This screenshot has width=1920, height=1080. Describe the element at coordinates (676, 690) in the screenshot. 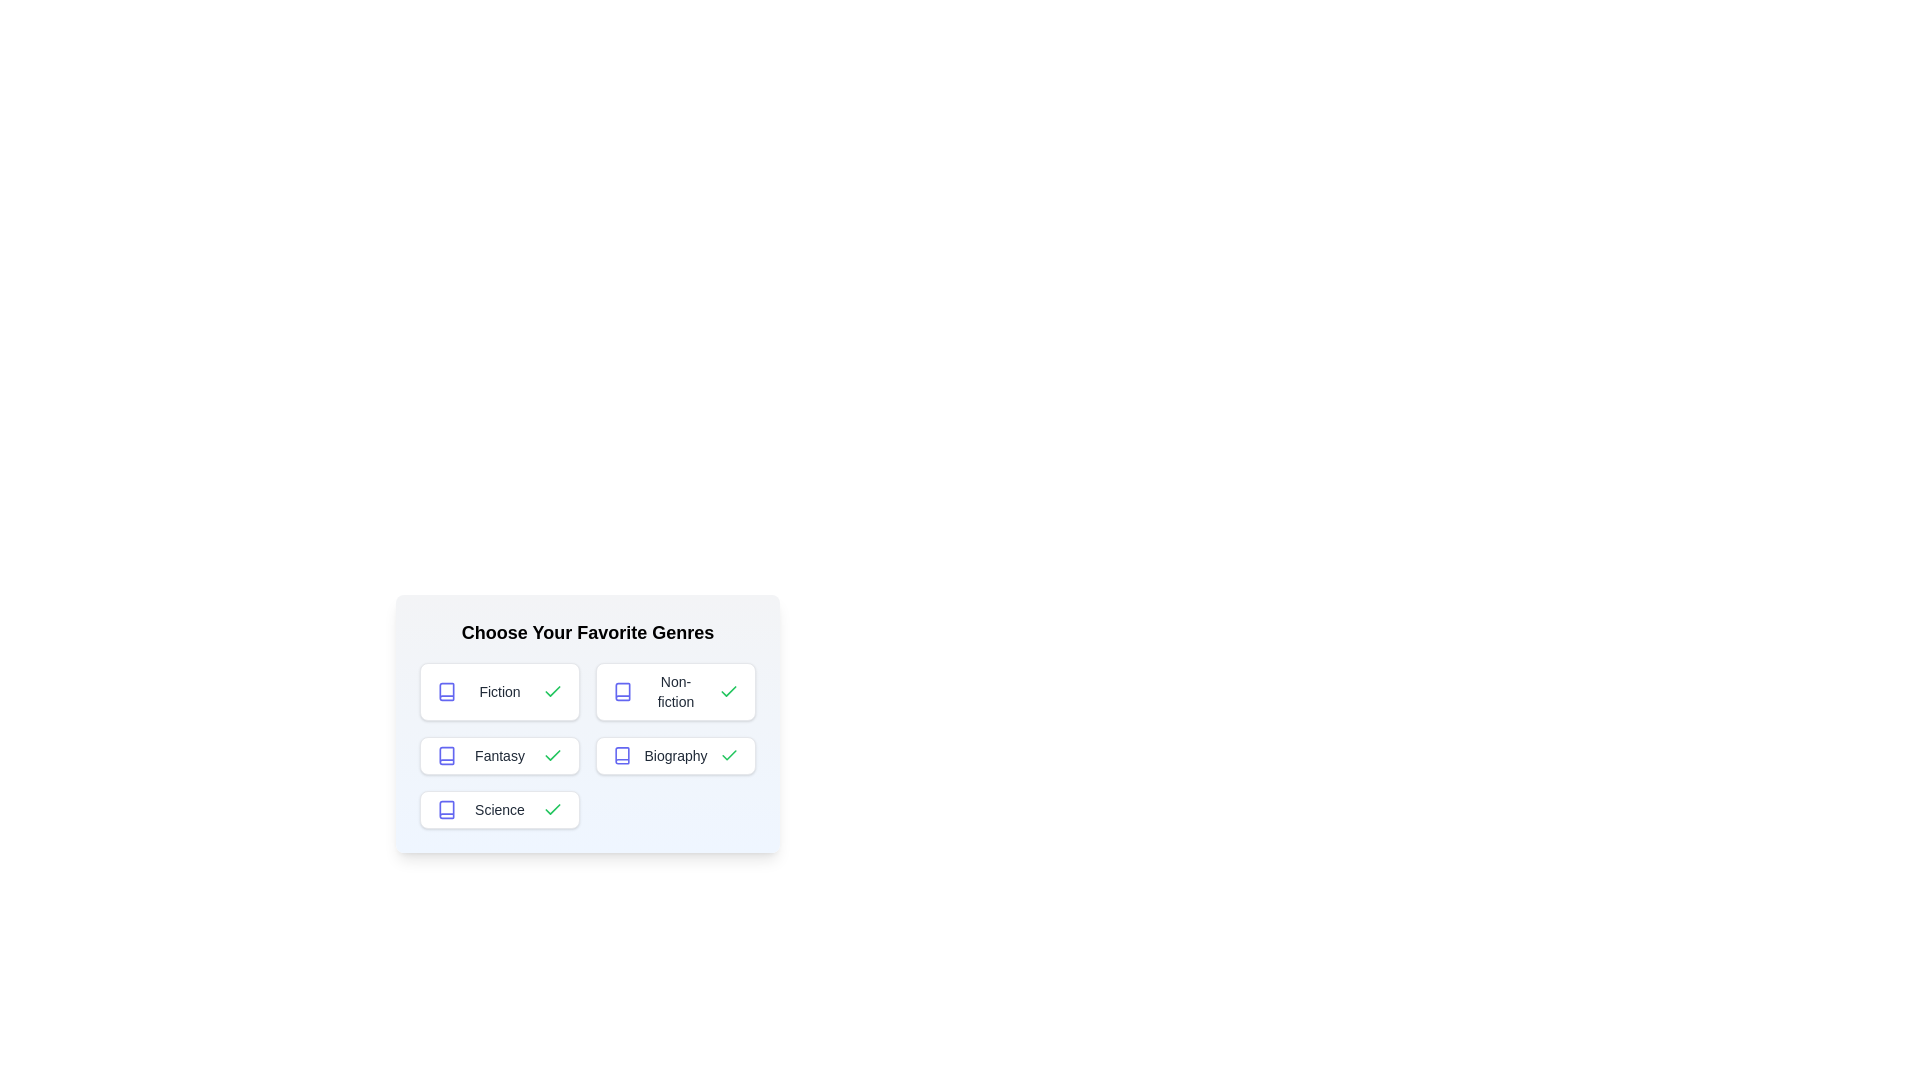

I see `the genre button labeled Non-fiction to toggle its selection` at that location.